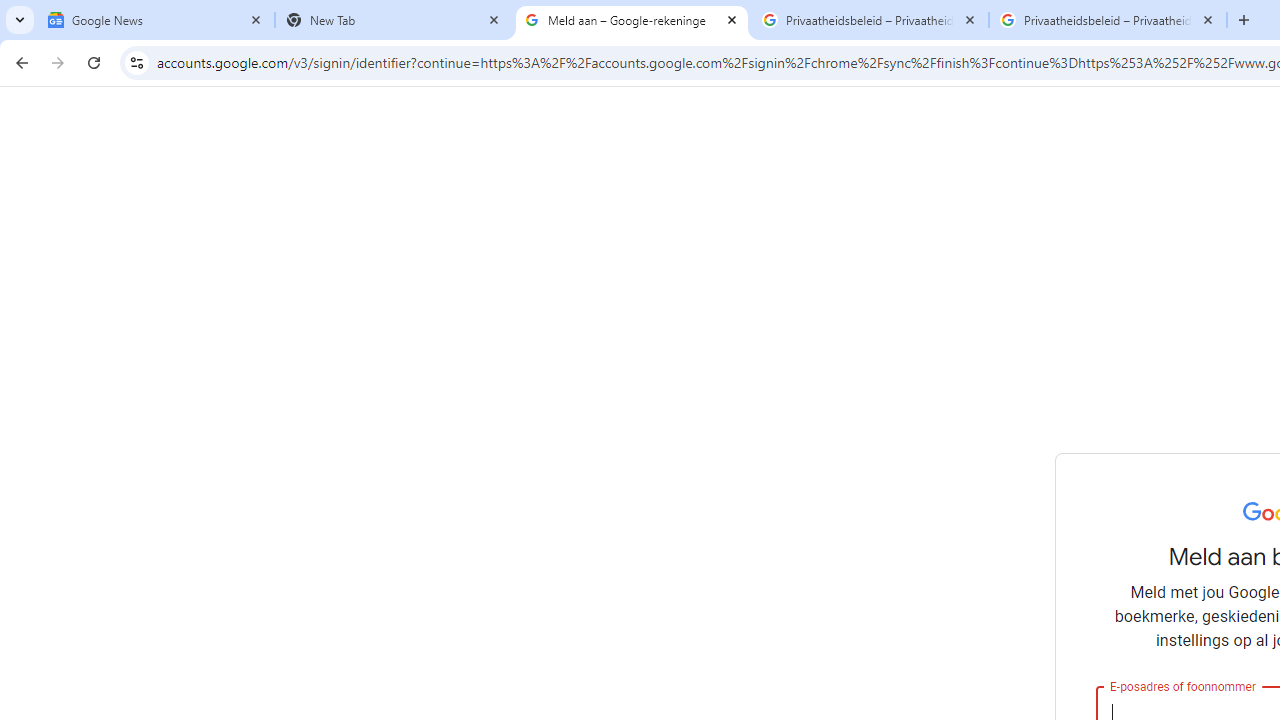 This screenshot has width=1280, height=720. Describe the element at coordinates (155, 20) in the screenshot. I see `'Google News'` at that location.